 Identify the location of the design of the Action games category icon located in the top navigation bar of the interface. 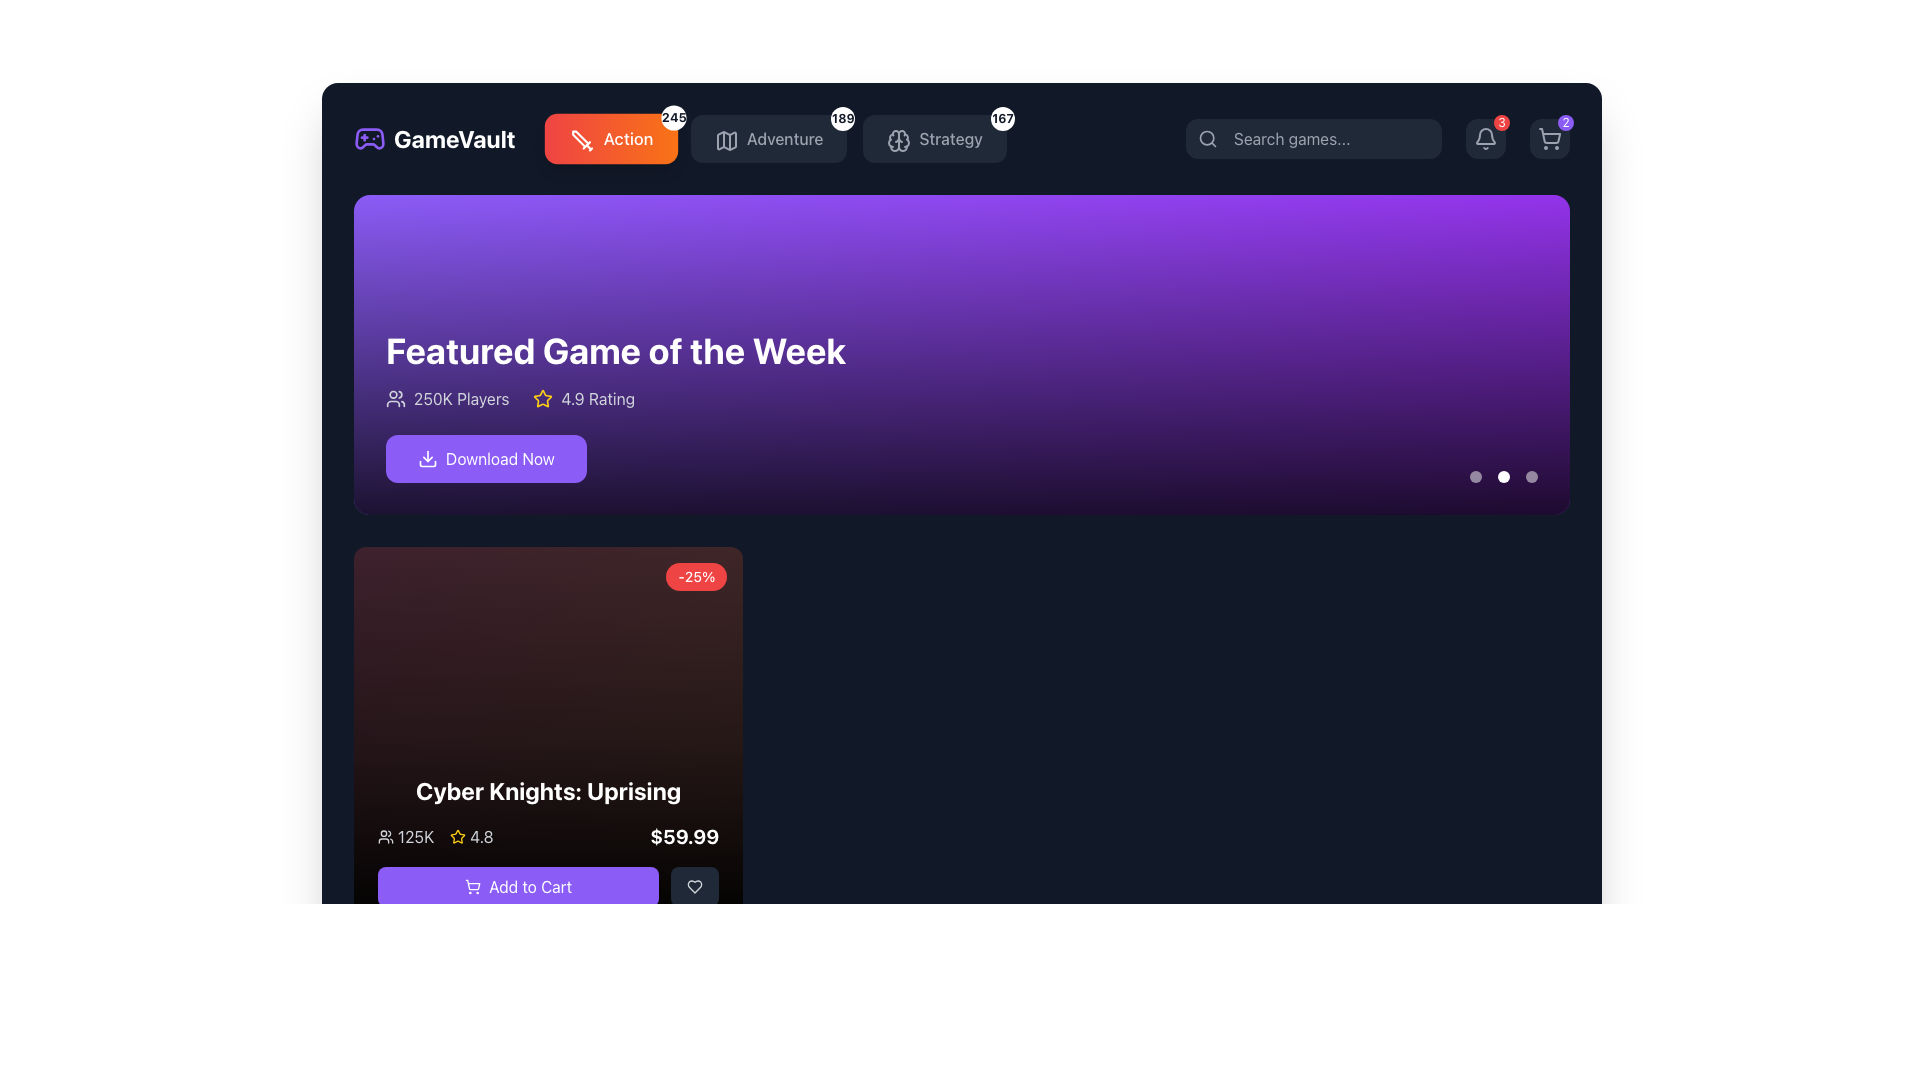
(581, 140).